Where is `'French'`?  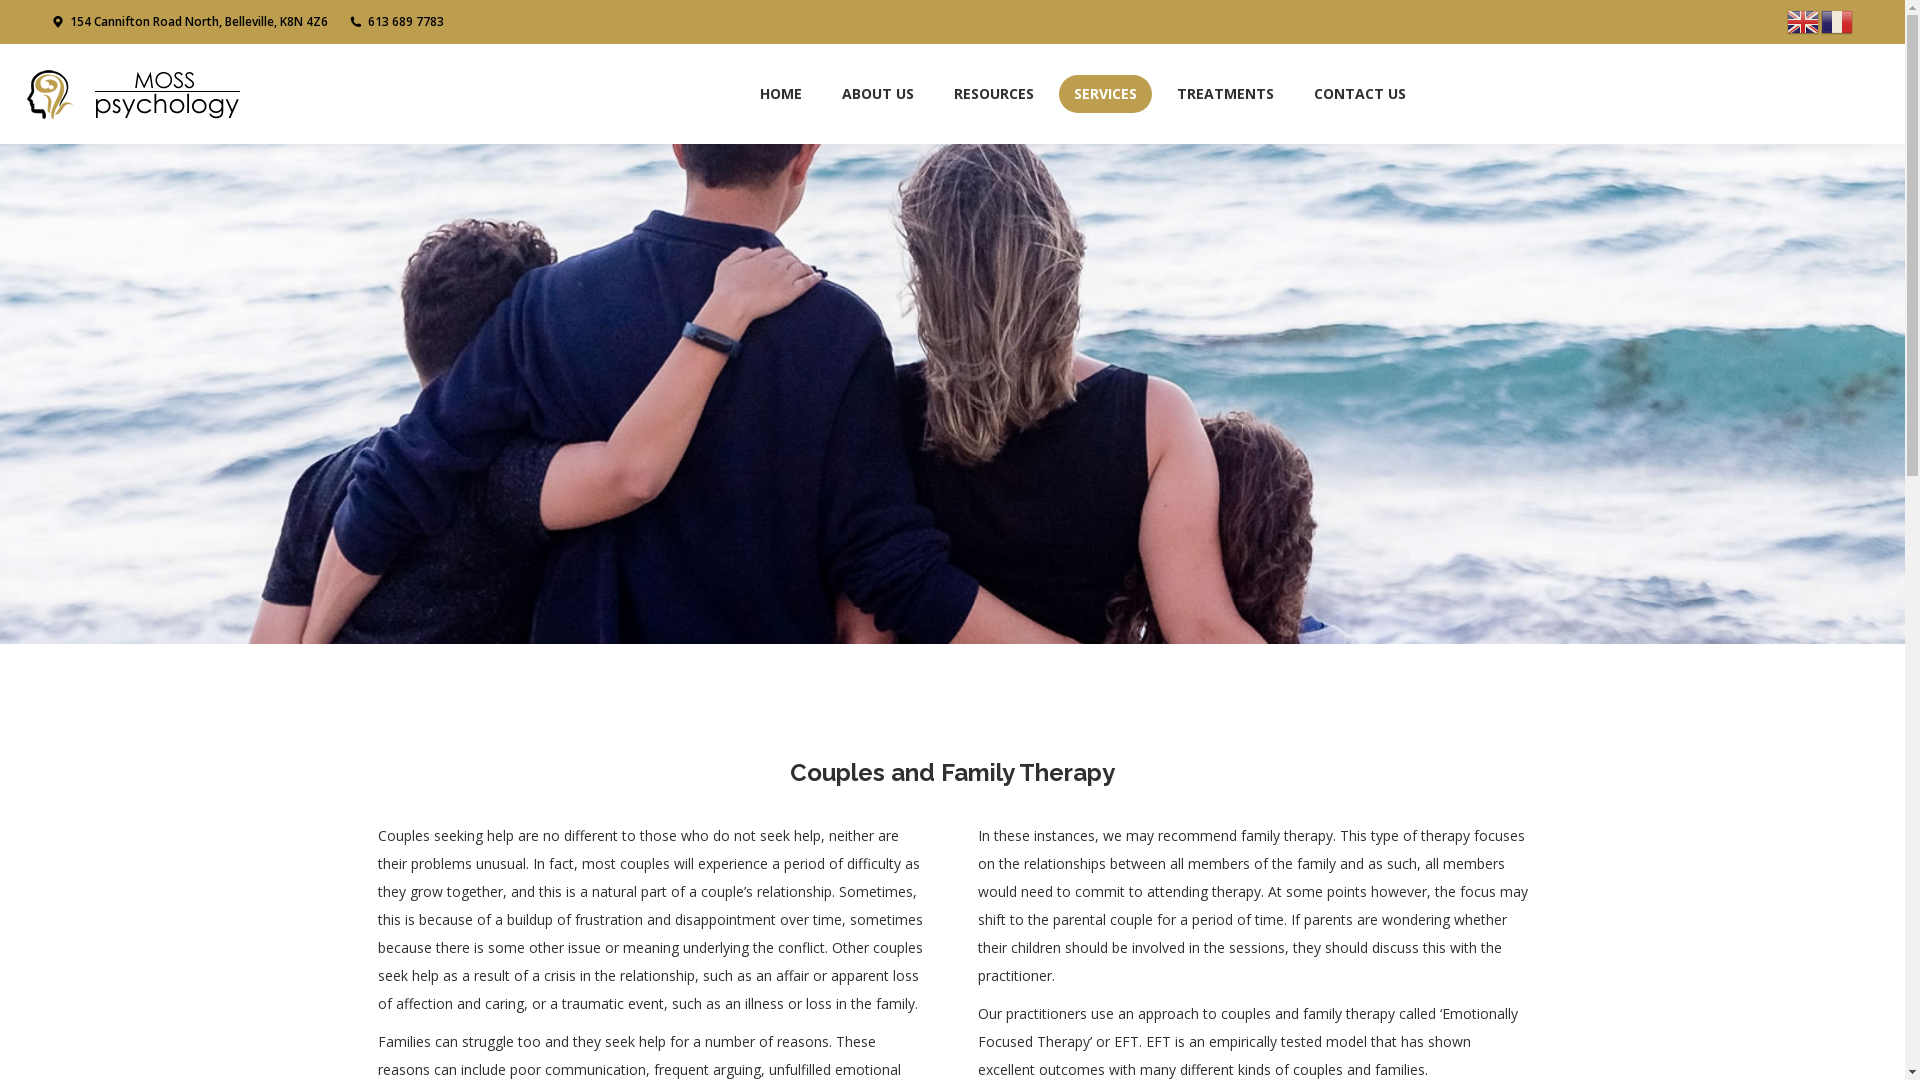
'French' is located at coordinates (1838, 20).